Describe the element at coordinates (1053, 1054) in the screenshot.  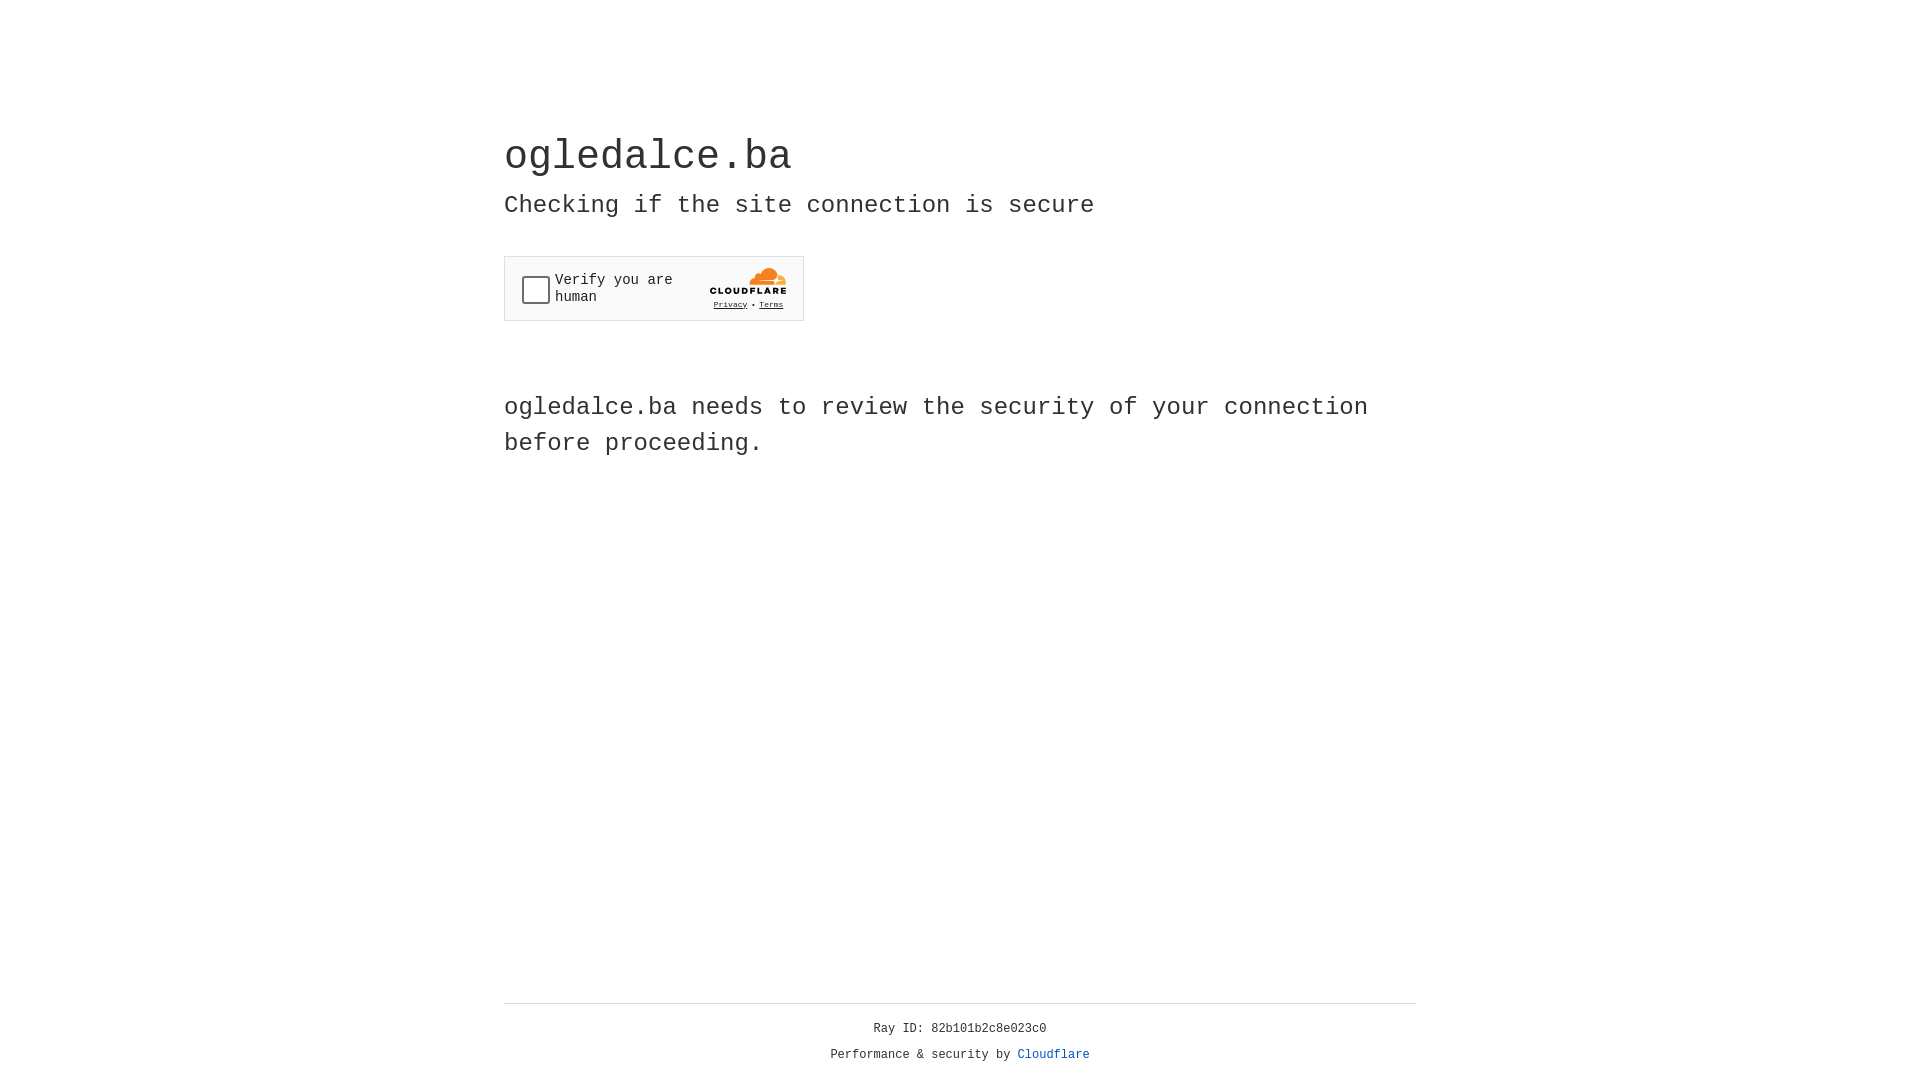
I see `'Cloudflare'` at that location.